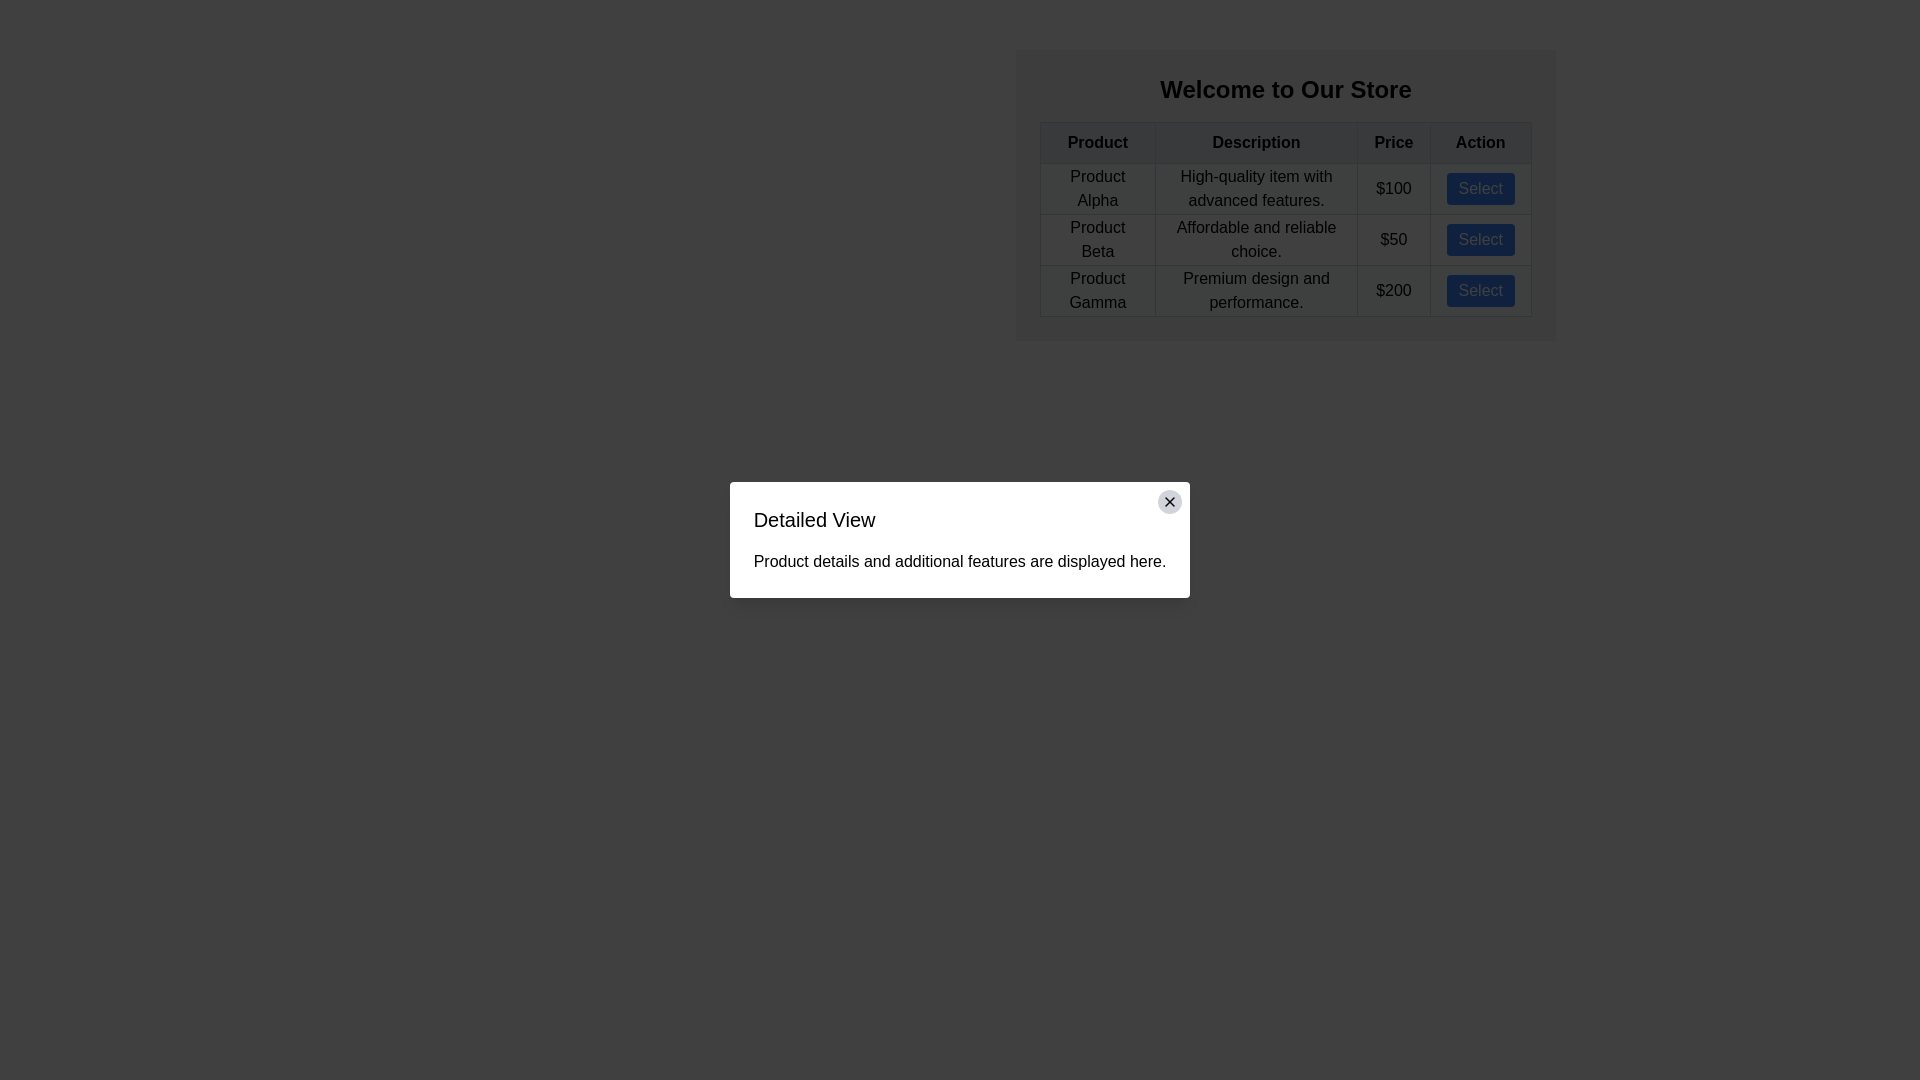  I want to click on descriptive text content about 'Product Beta' which states 'Affordable and reliable choice.' located in the second row and second column of the product details table, so click(1286, 238).